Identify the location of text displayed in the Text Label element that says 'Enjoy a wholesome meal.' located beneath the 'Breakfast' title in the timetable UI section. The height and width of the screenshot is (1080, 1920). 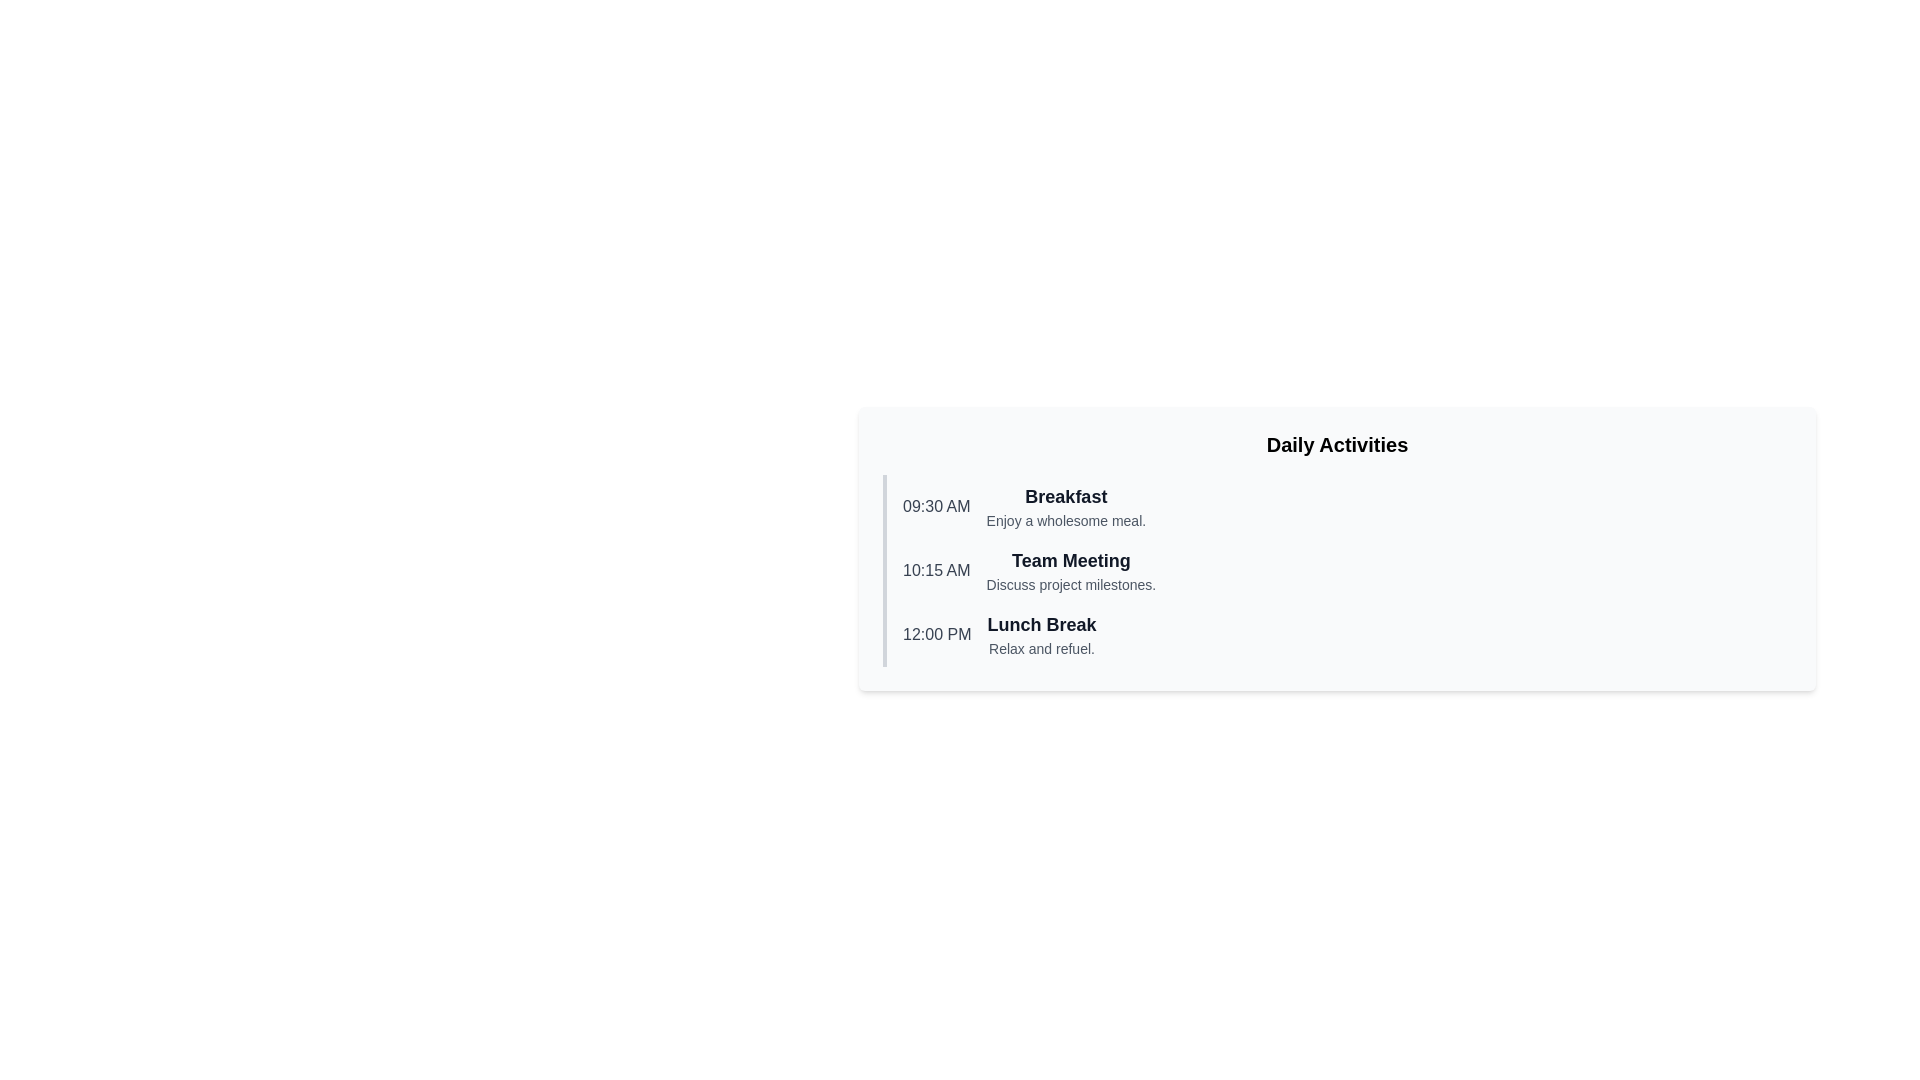
(1065, 519).